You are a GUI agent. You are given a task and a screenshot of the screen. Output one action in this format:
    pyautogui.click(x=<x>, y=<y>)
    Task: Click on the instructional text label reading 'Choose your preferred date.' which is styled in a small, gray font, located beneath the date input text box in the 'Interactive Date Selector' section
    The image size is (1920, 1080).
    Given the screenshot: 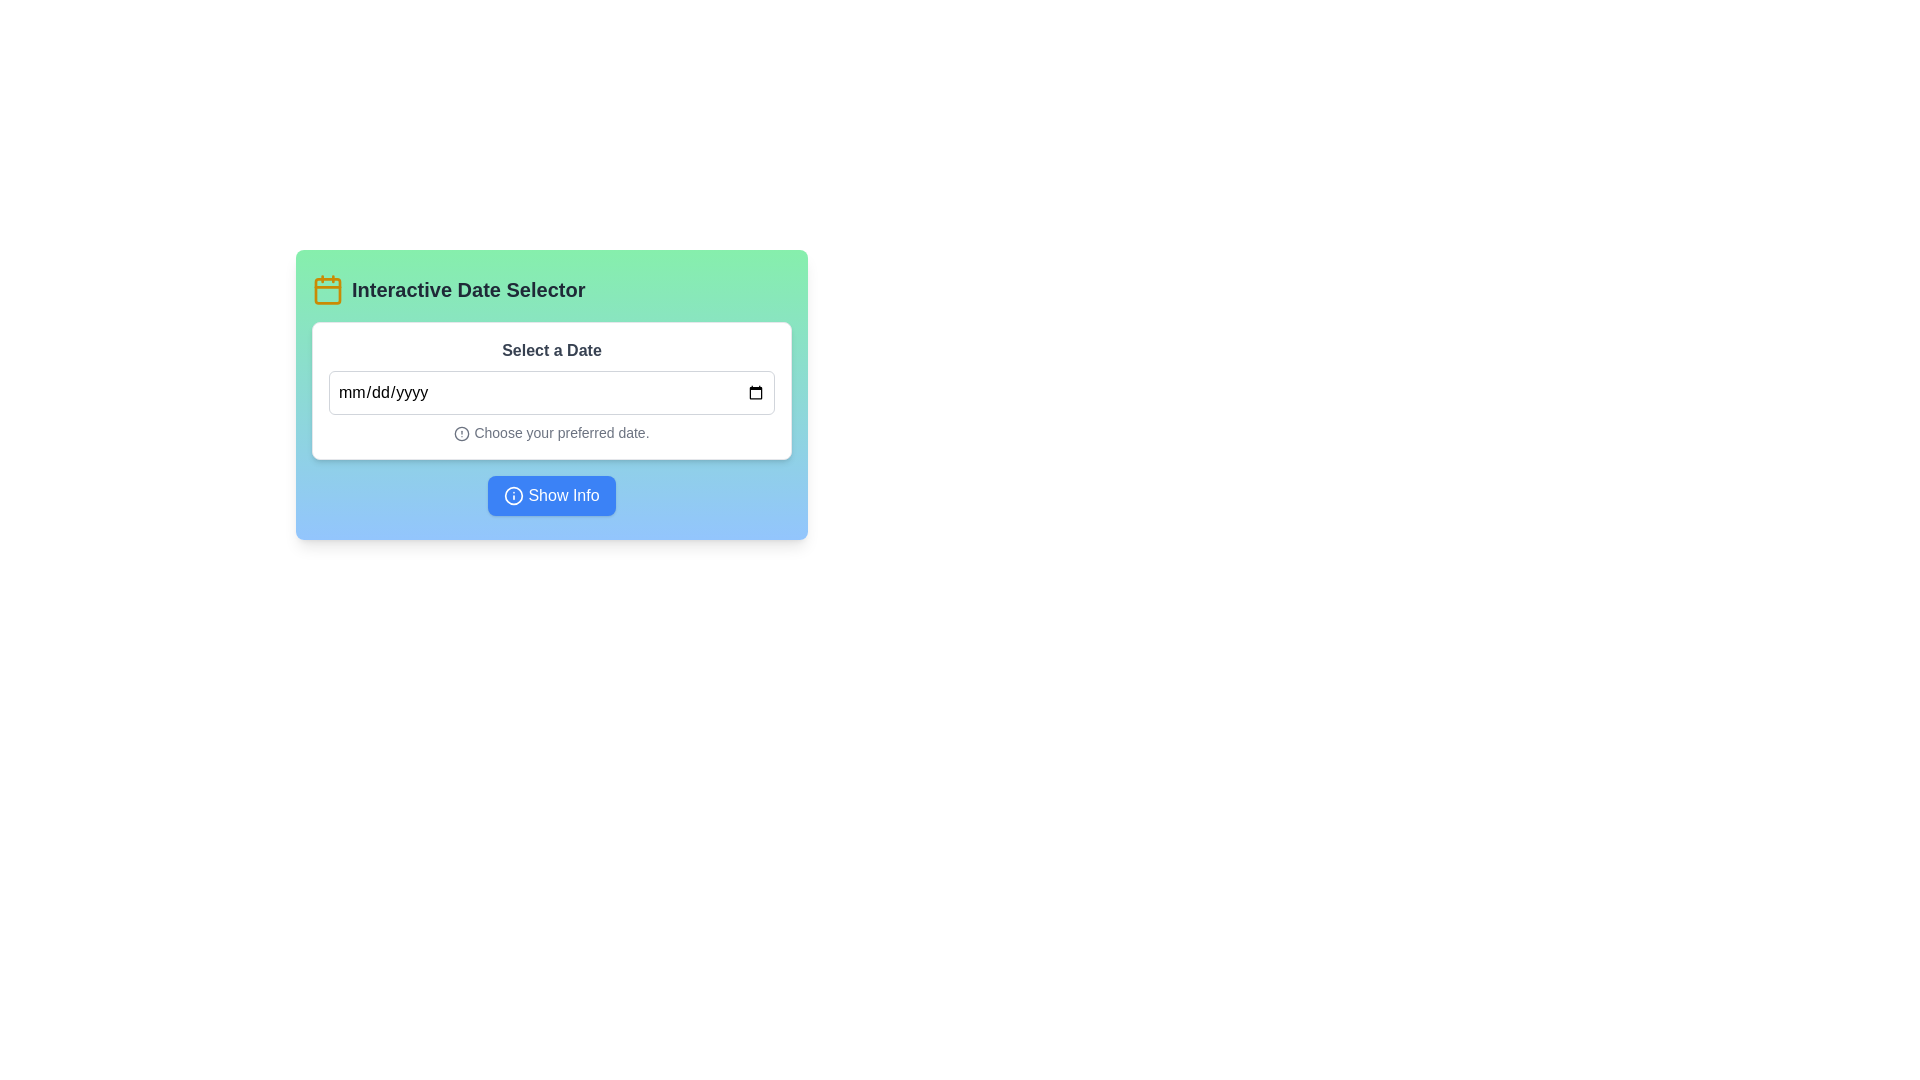 What is the action you would take?
    pyautogui.click(x=552, y=431)
    